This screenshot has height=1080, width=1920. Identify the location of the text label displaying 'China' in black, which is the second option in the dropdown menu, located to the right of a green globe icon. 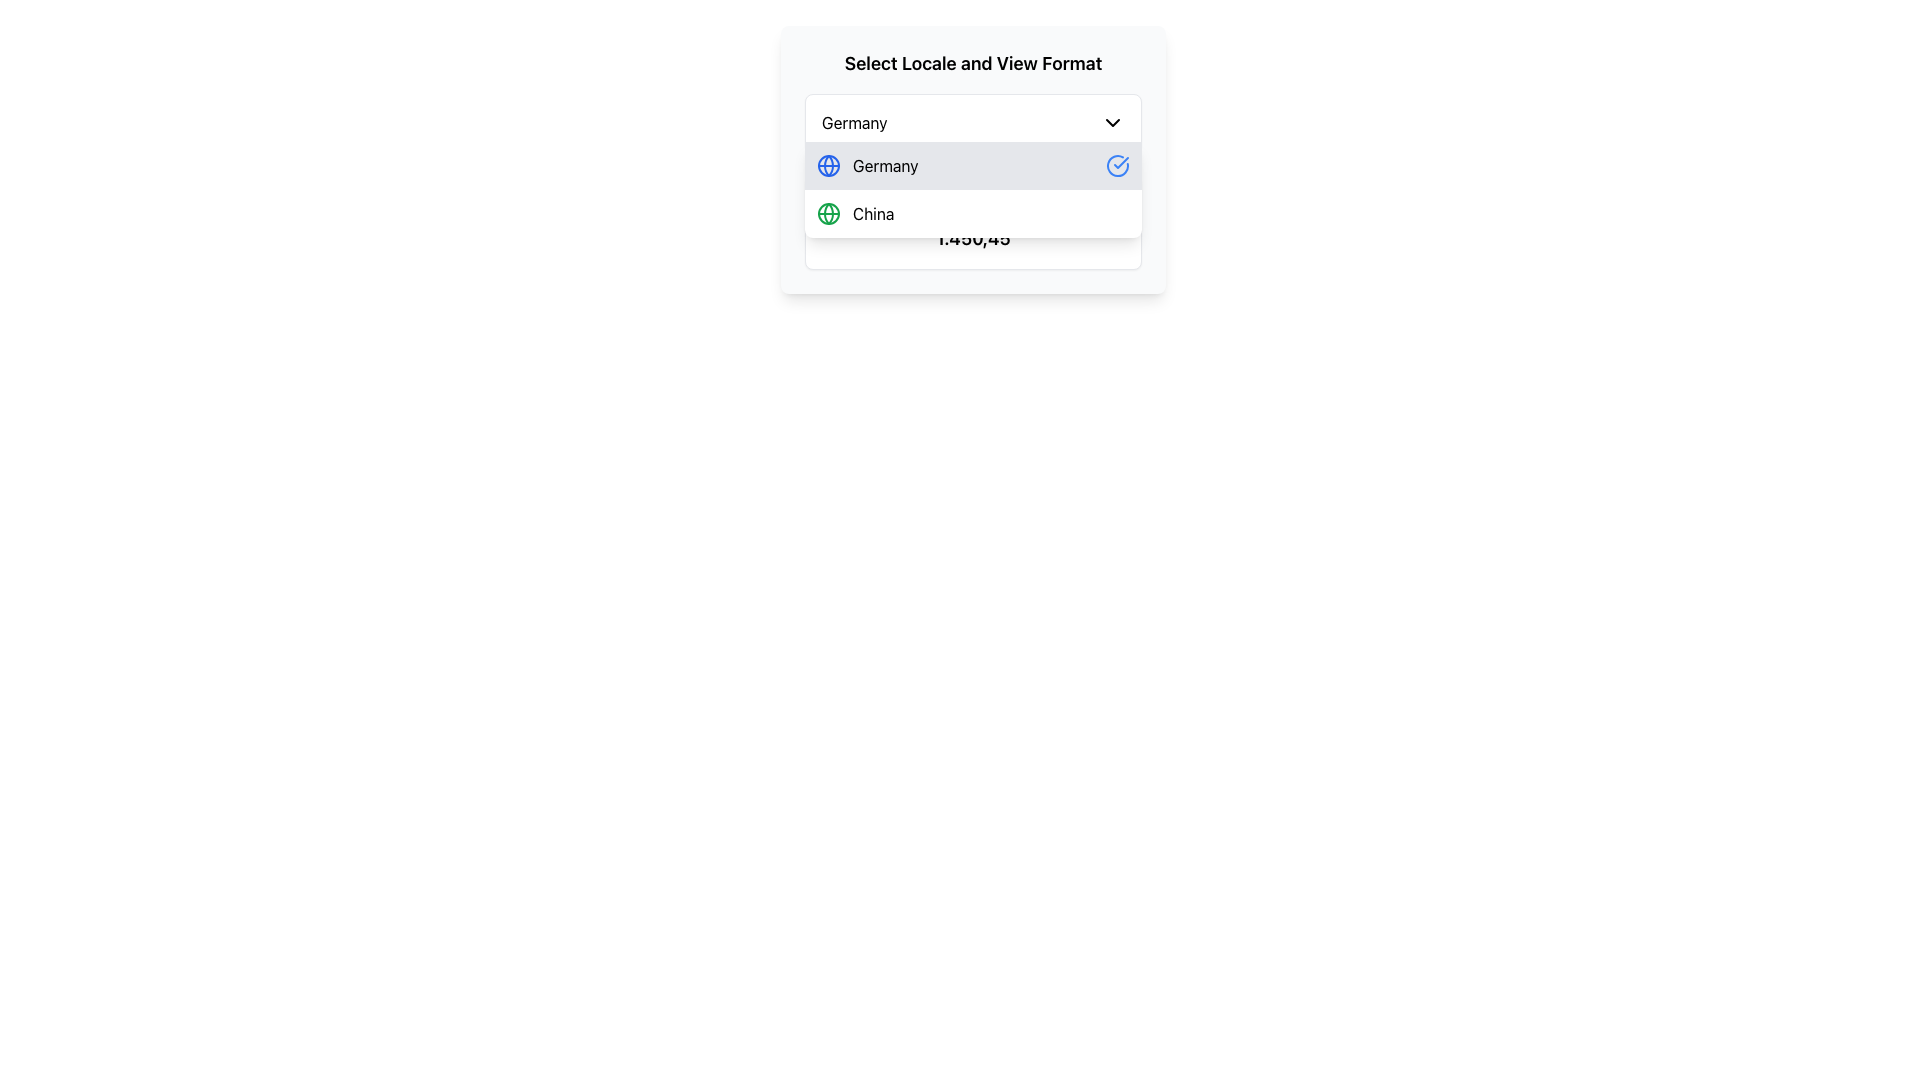
(873, 213).